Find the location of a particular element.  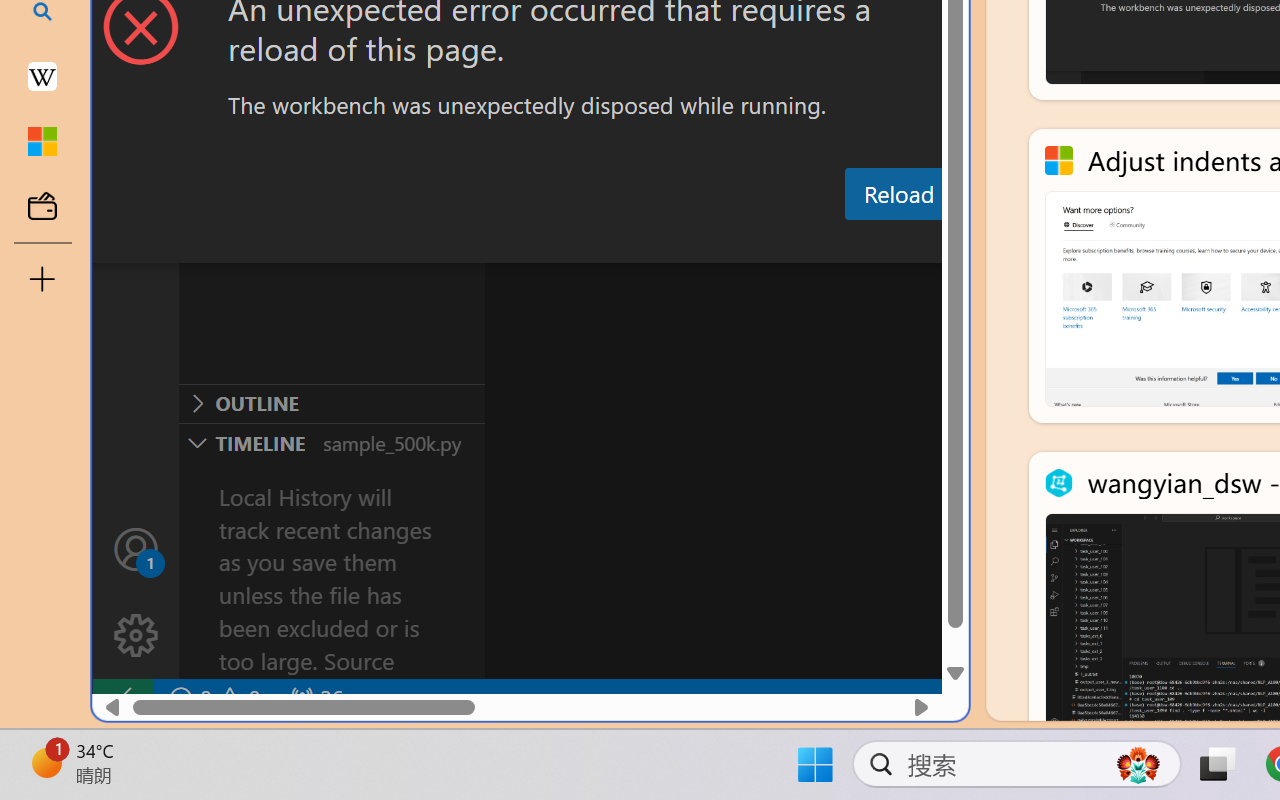

'Reload' is located at coordinates (897, 192).